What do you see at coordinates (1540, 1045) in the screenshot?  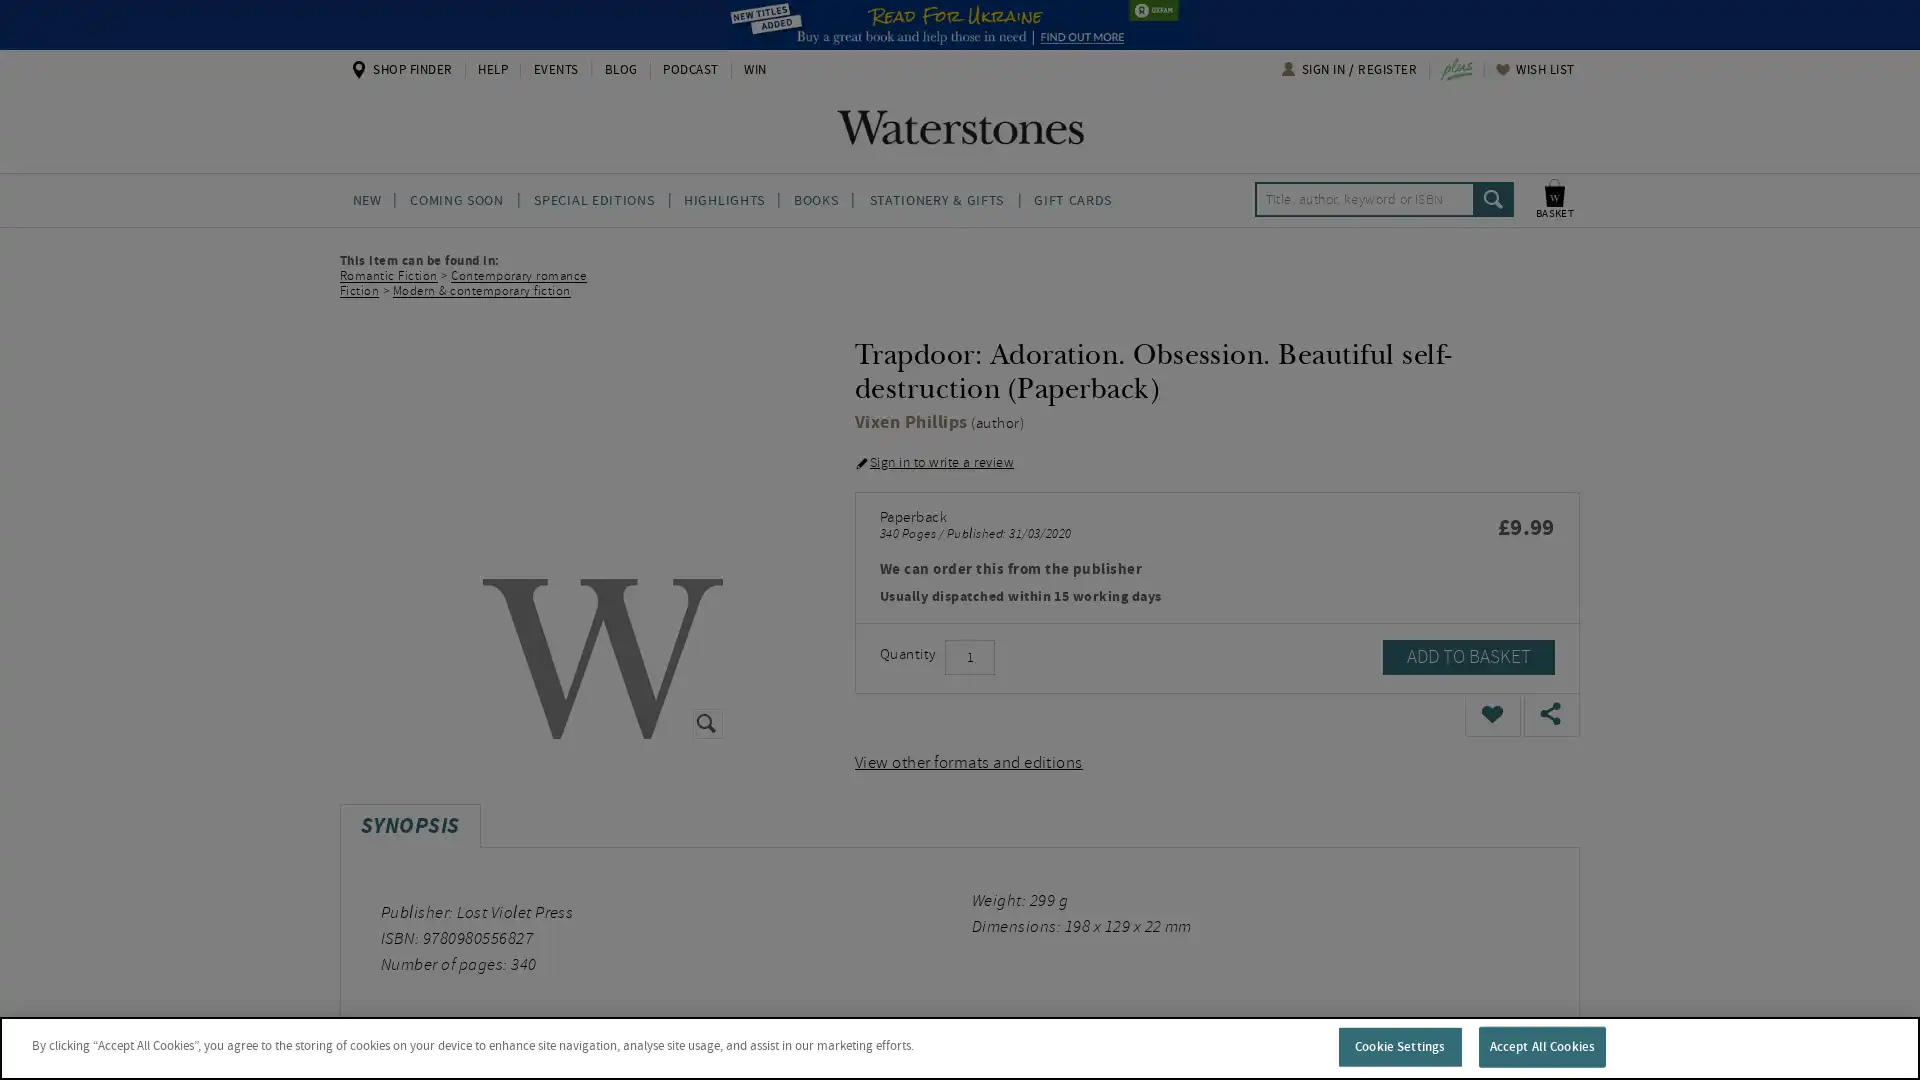 I see `Accept All Cookies` at bounding box center [1540, 1045].